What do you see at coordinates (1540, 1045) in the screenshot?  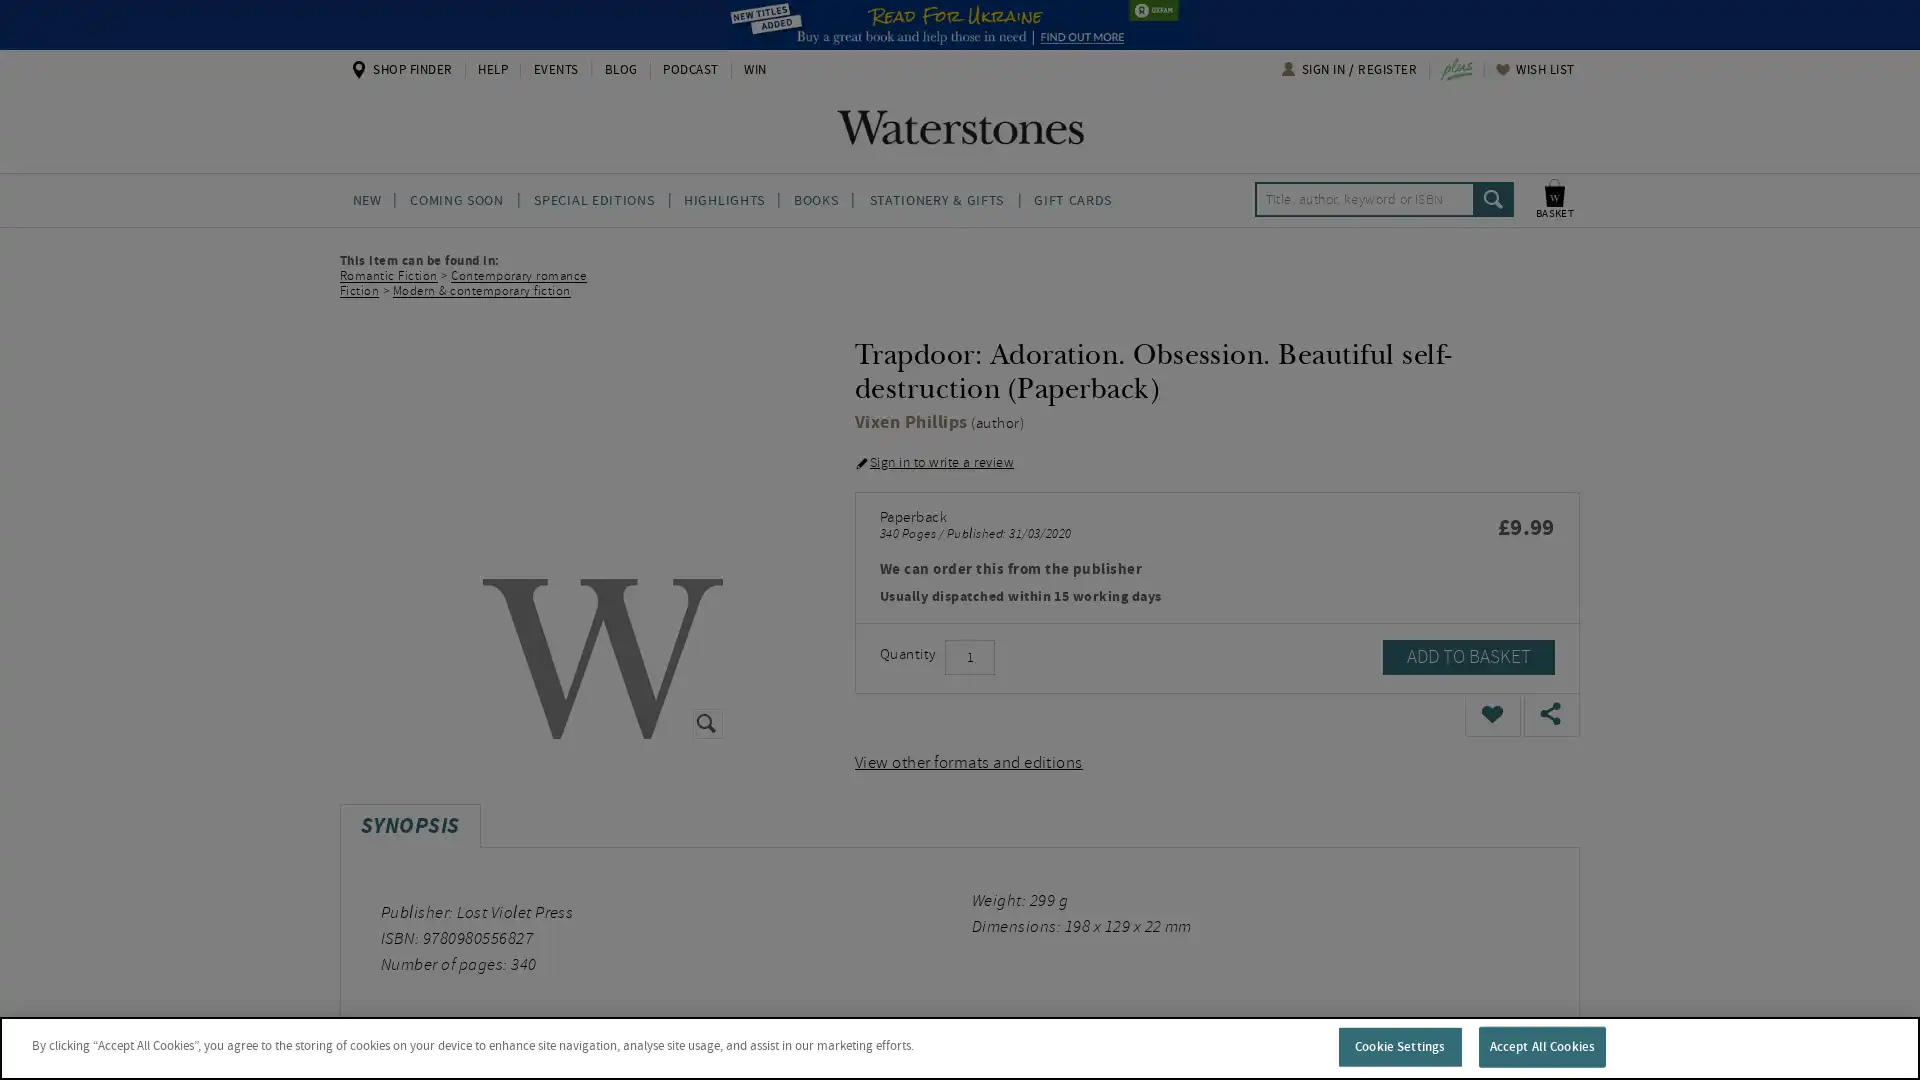 I see `Accept All Cookies` at bounding box center [1540, 1045].